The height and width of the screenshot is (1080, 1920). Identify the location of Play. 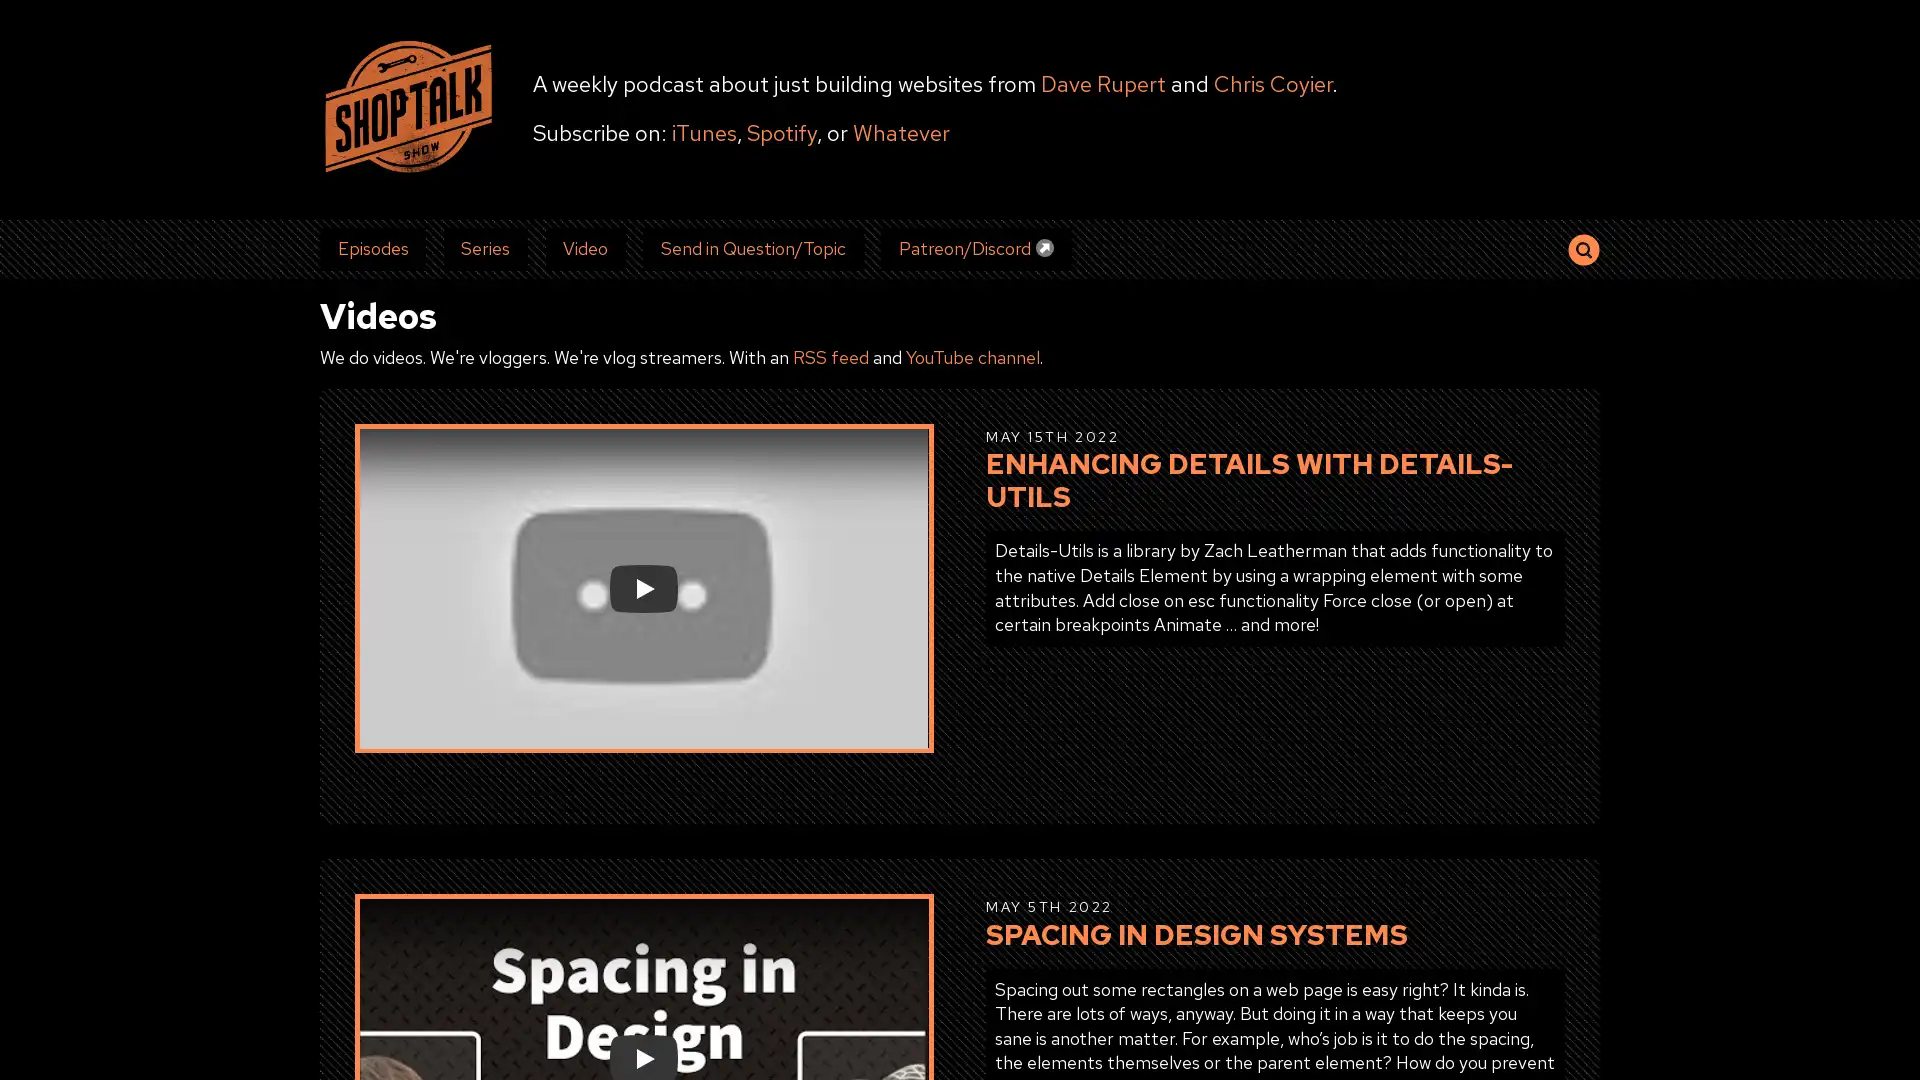
(643, 586).